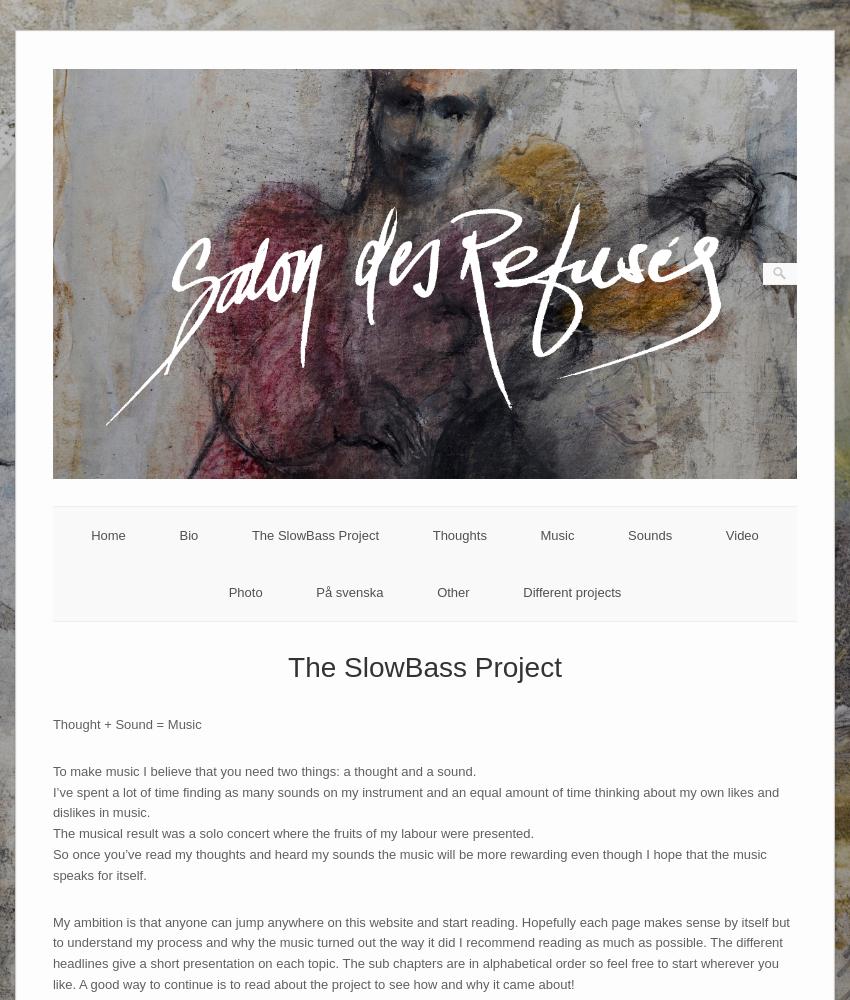 The width and height of the screenshot is (850, 1000). I want to click on 'Other', so click(451, 591).